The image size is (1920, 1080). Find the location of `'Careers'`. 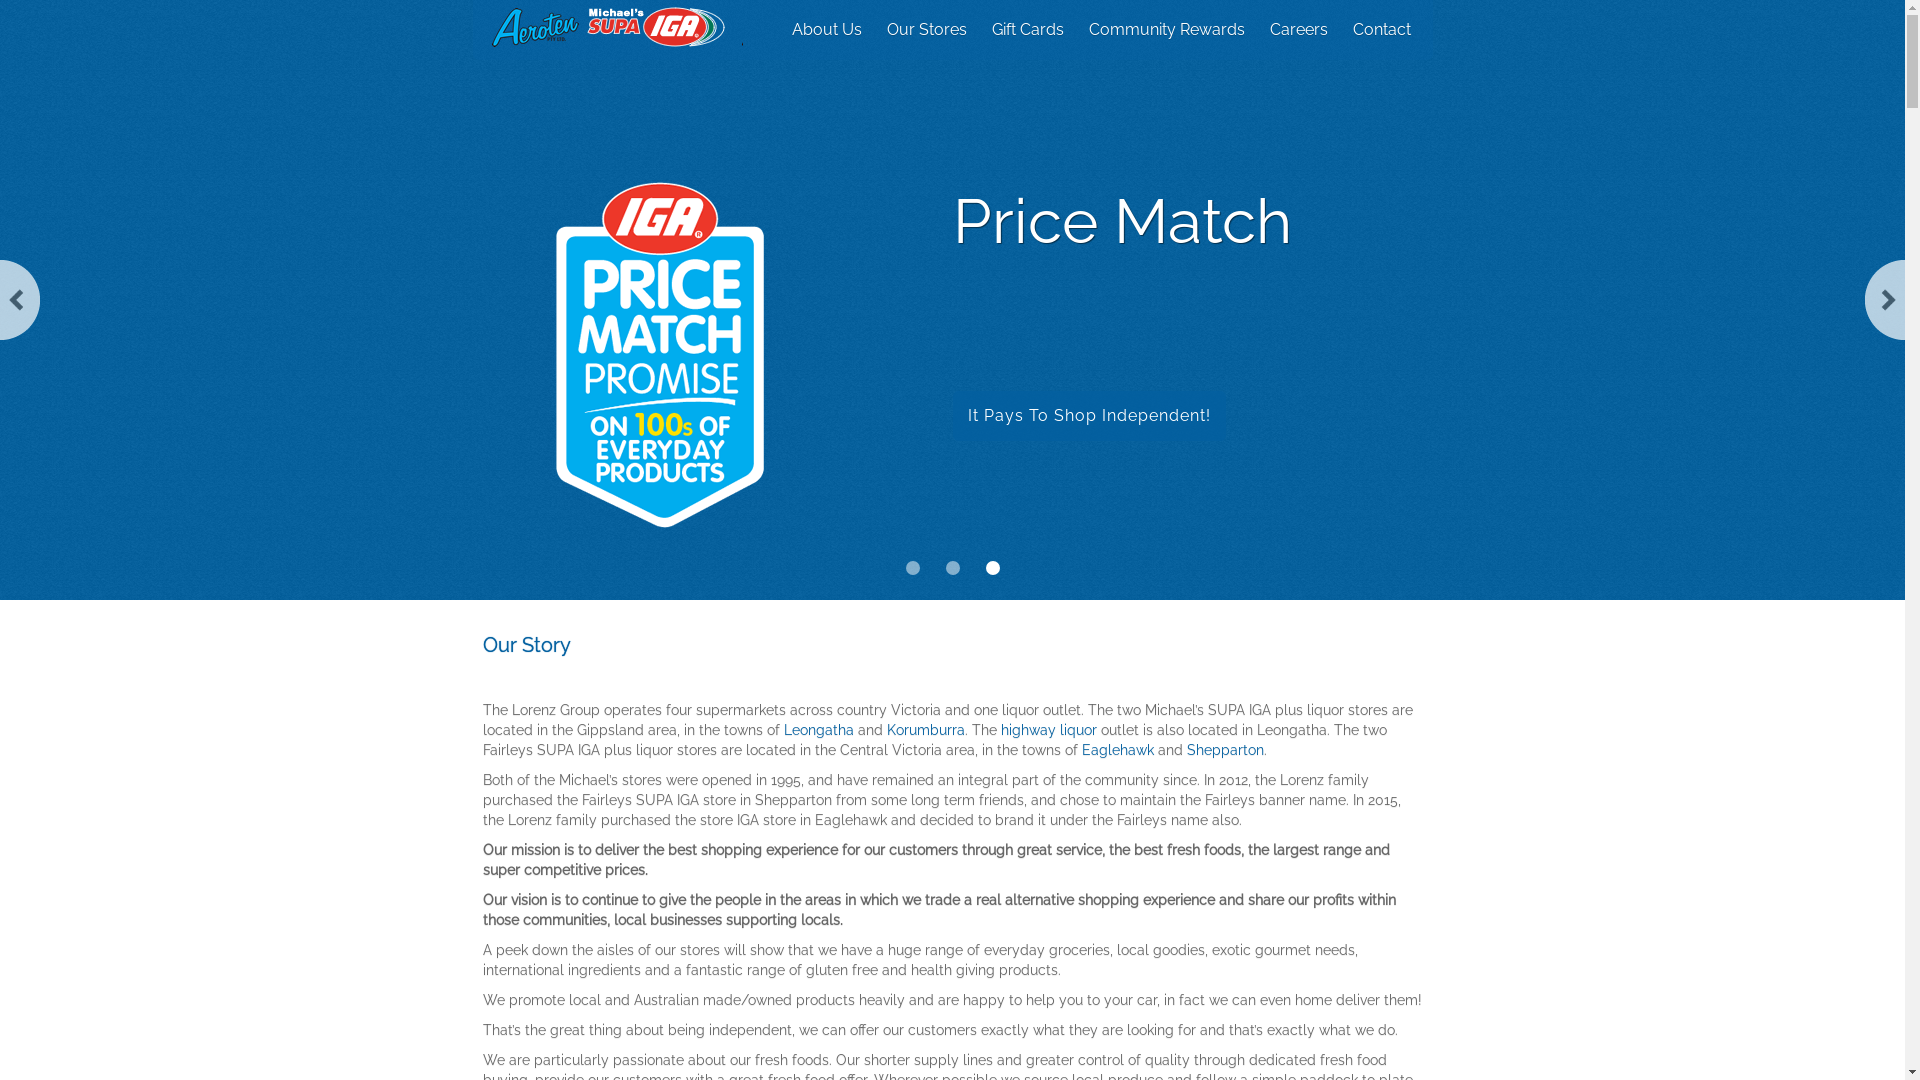

'Careers' is located at coordinates (1299, 29).